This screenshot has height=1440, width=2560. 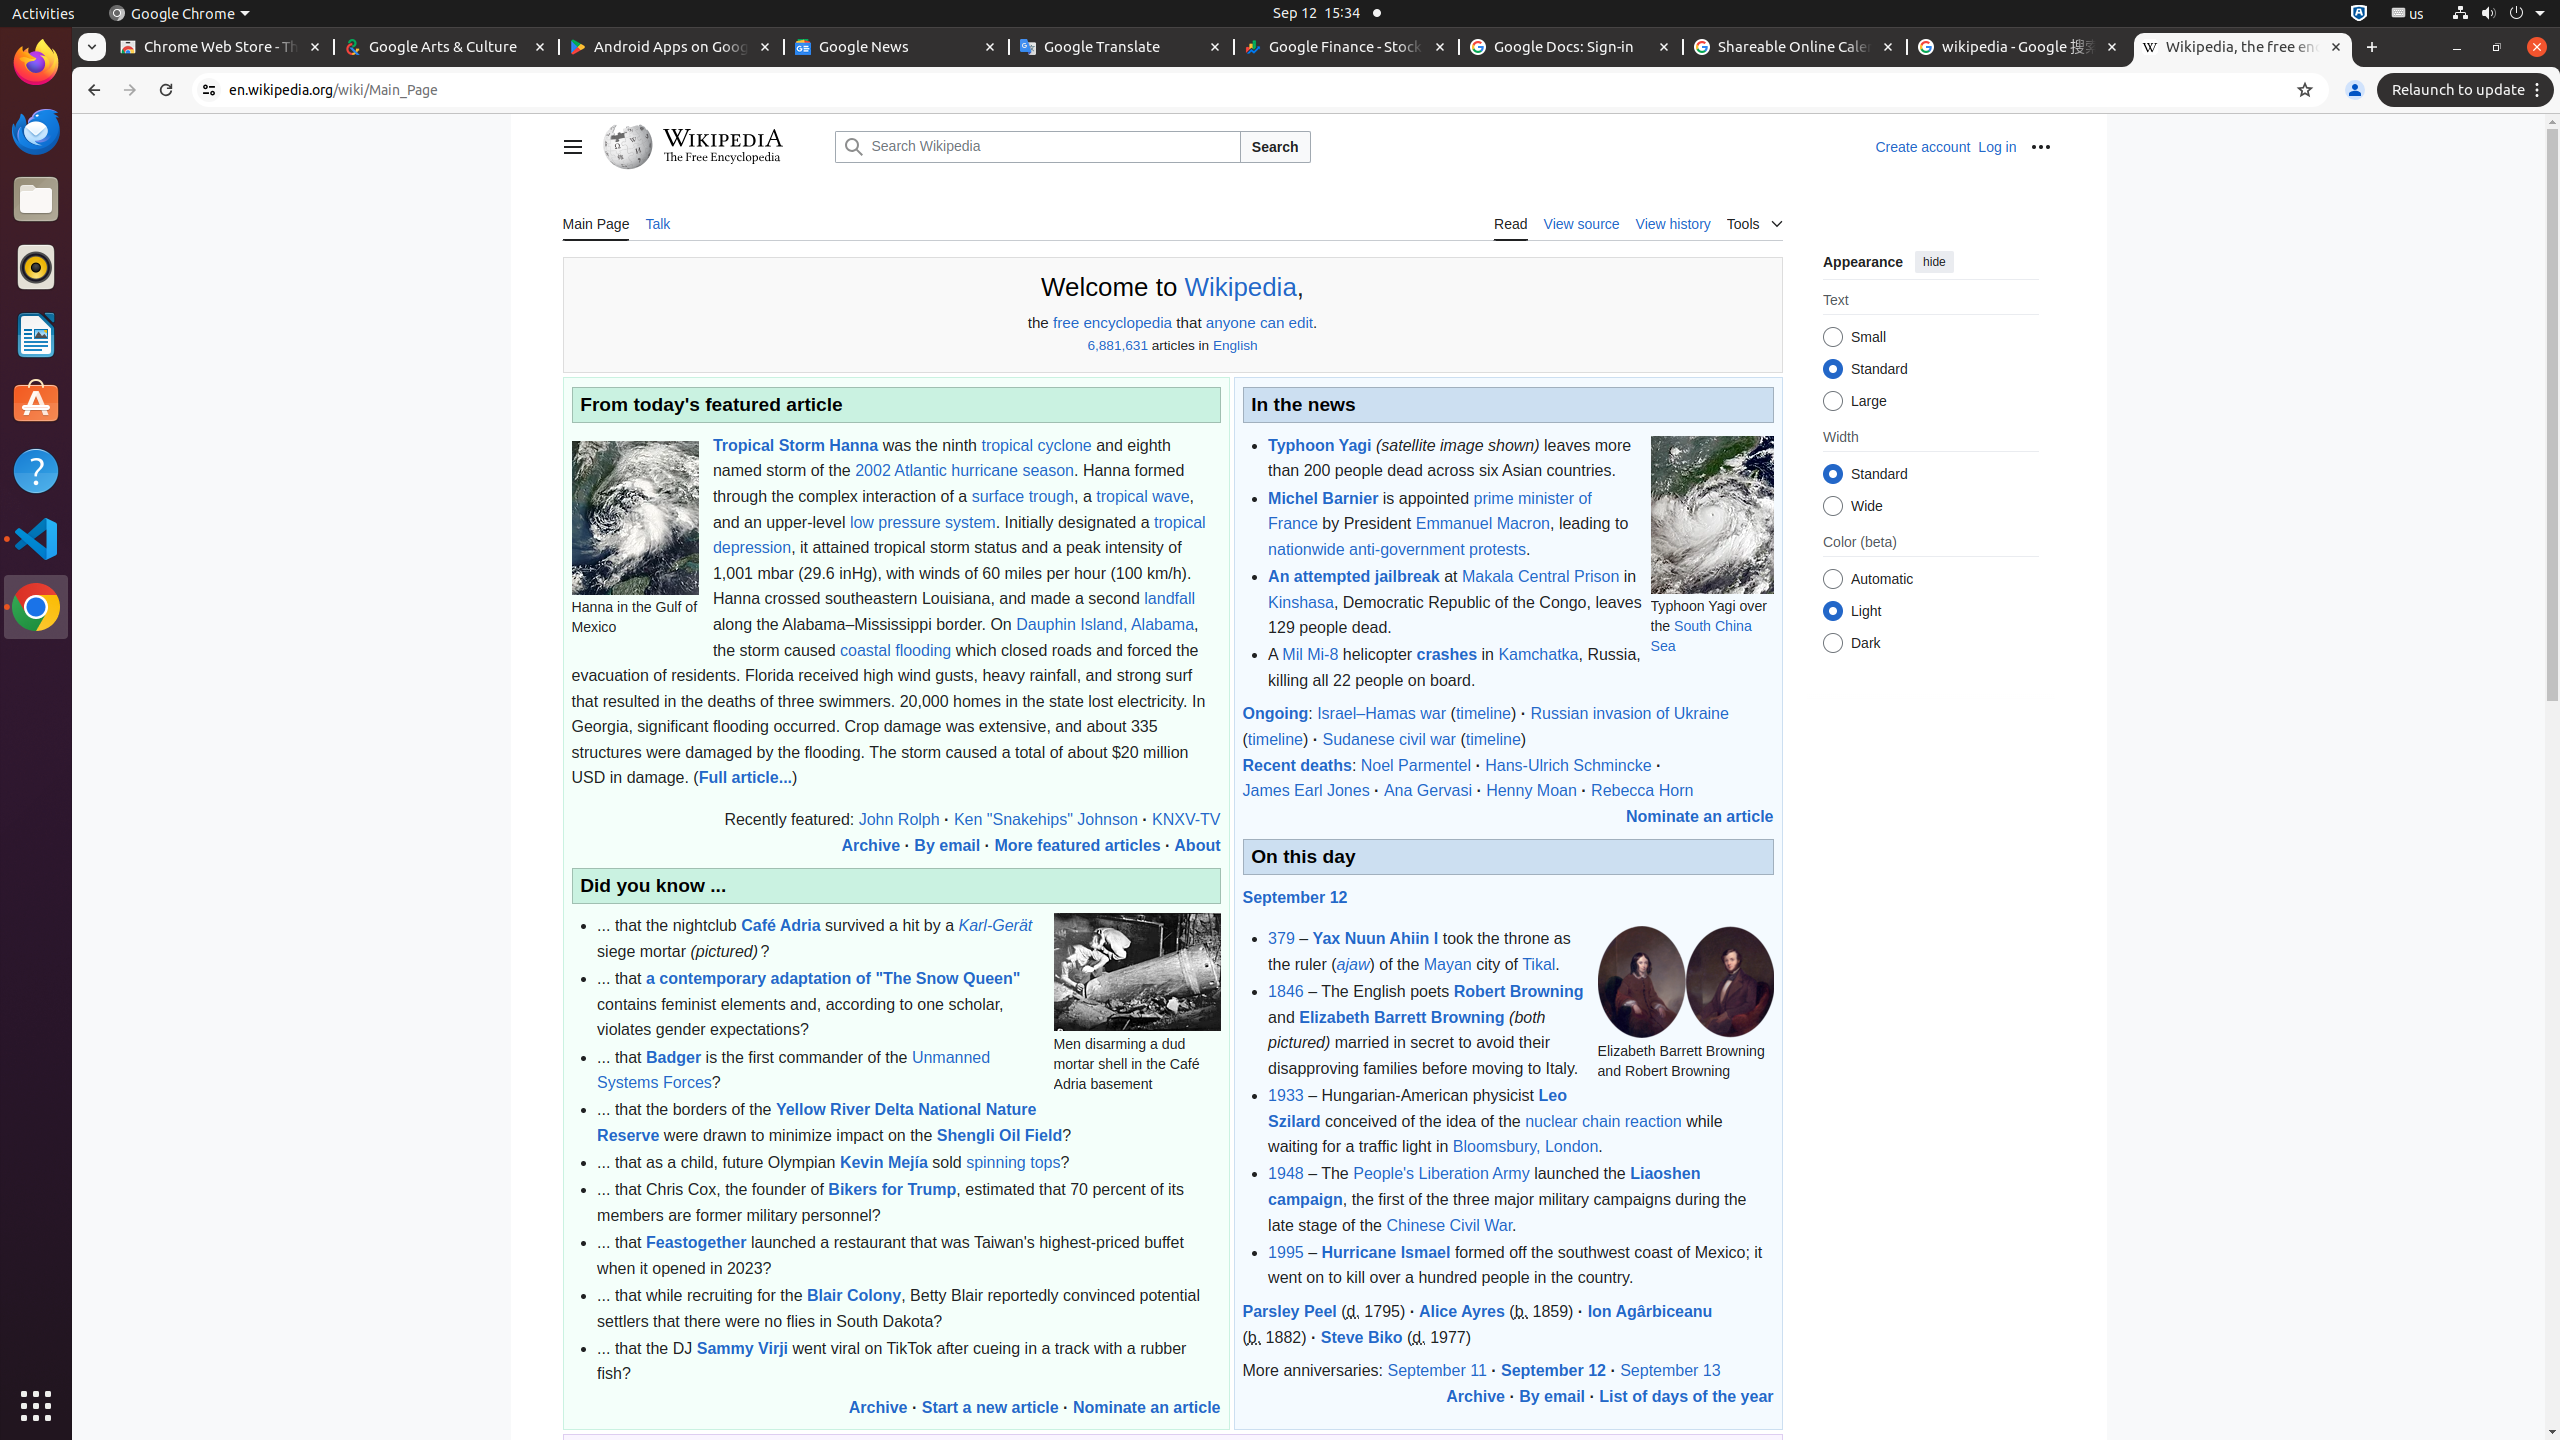 What do you see at coordinates (595, 222) in the screenshot?
I see `'Main Page'` at bounding box center [595, 222].